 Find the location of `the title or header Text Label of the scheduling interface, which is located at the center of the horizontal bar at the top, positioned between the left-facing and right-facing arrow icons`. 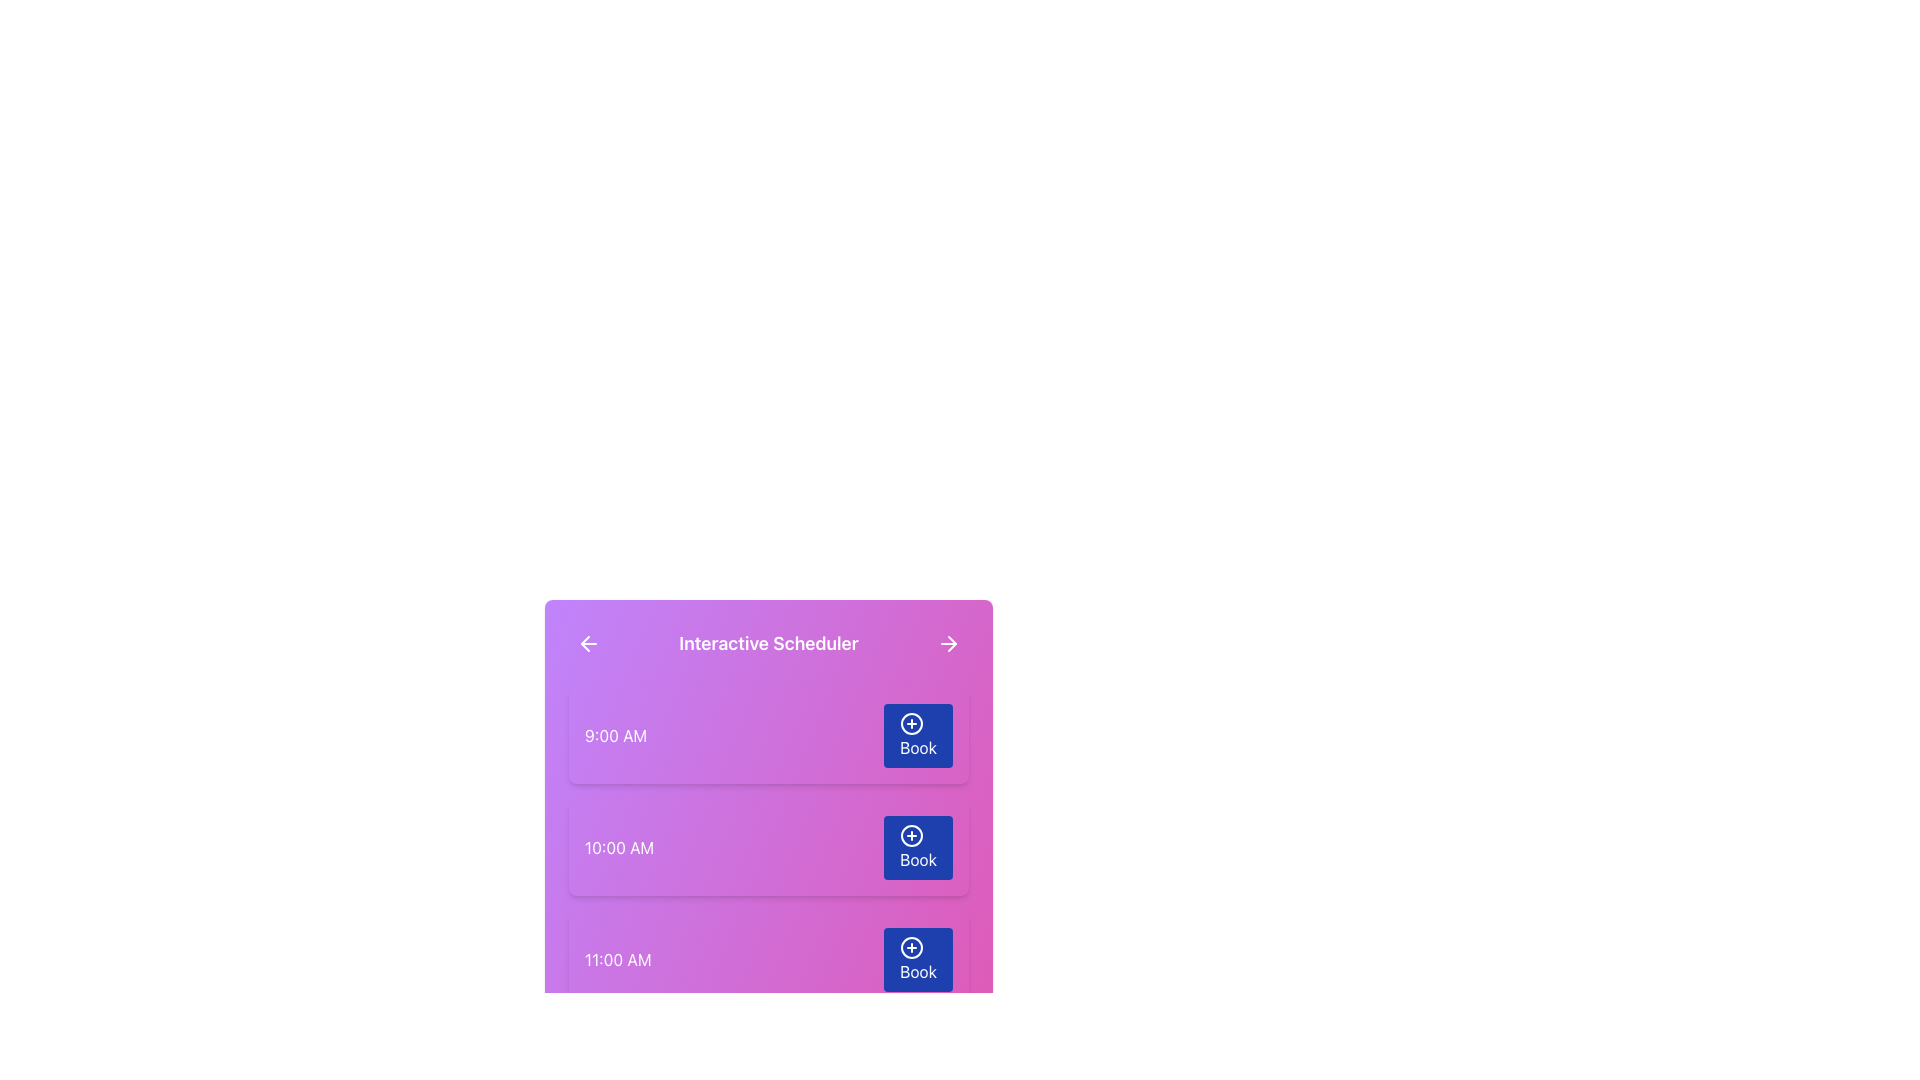

the title or header Text Label of the scheduling interface, which is located at the center of the horizontal bar at the top, positioned between the left-facing and right-facing arrow icons is located at coordinates (767, 644).